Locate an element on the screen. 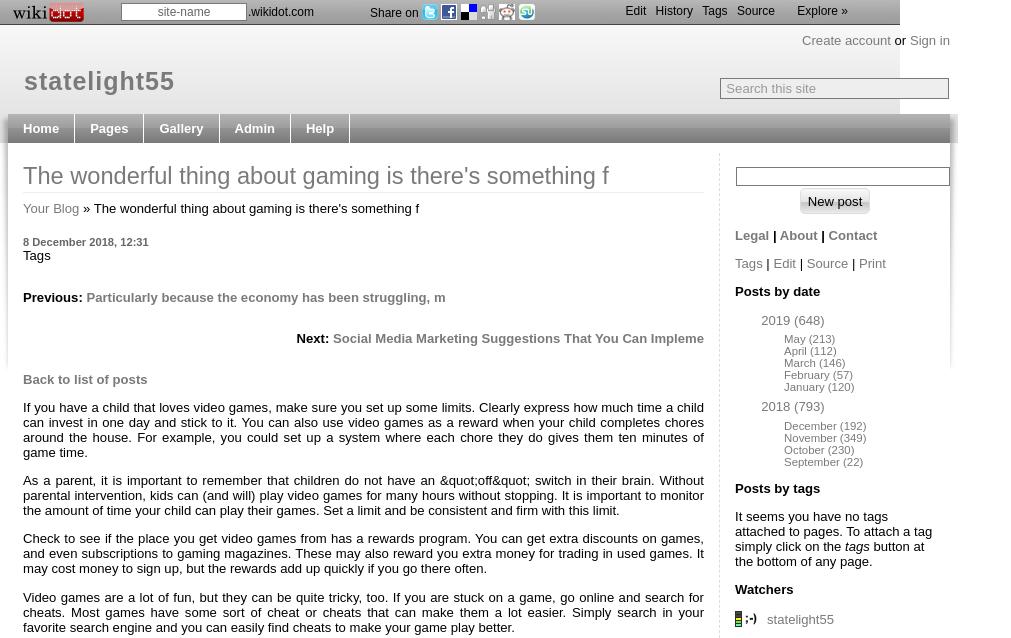 The height and width of the screenshot is (638, 1011). 'Your Blog' is located at coordinates (49, 207).